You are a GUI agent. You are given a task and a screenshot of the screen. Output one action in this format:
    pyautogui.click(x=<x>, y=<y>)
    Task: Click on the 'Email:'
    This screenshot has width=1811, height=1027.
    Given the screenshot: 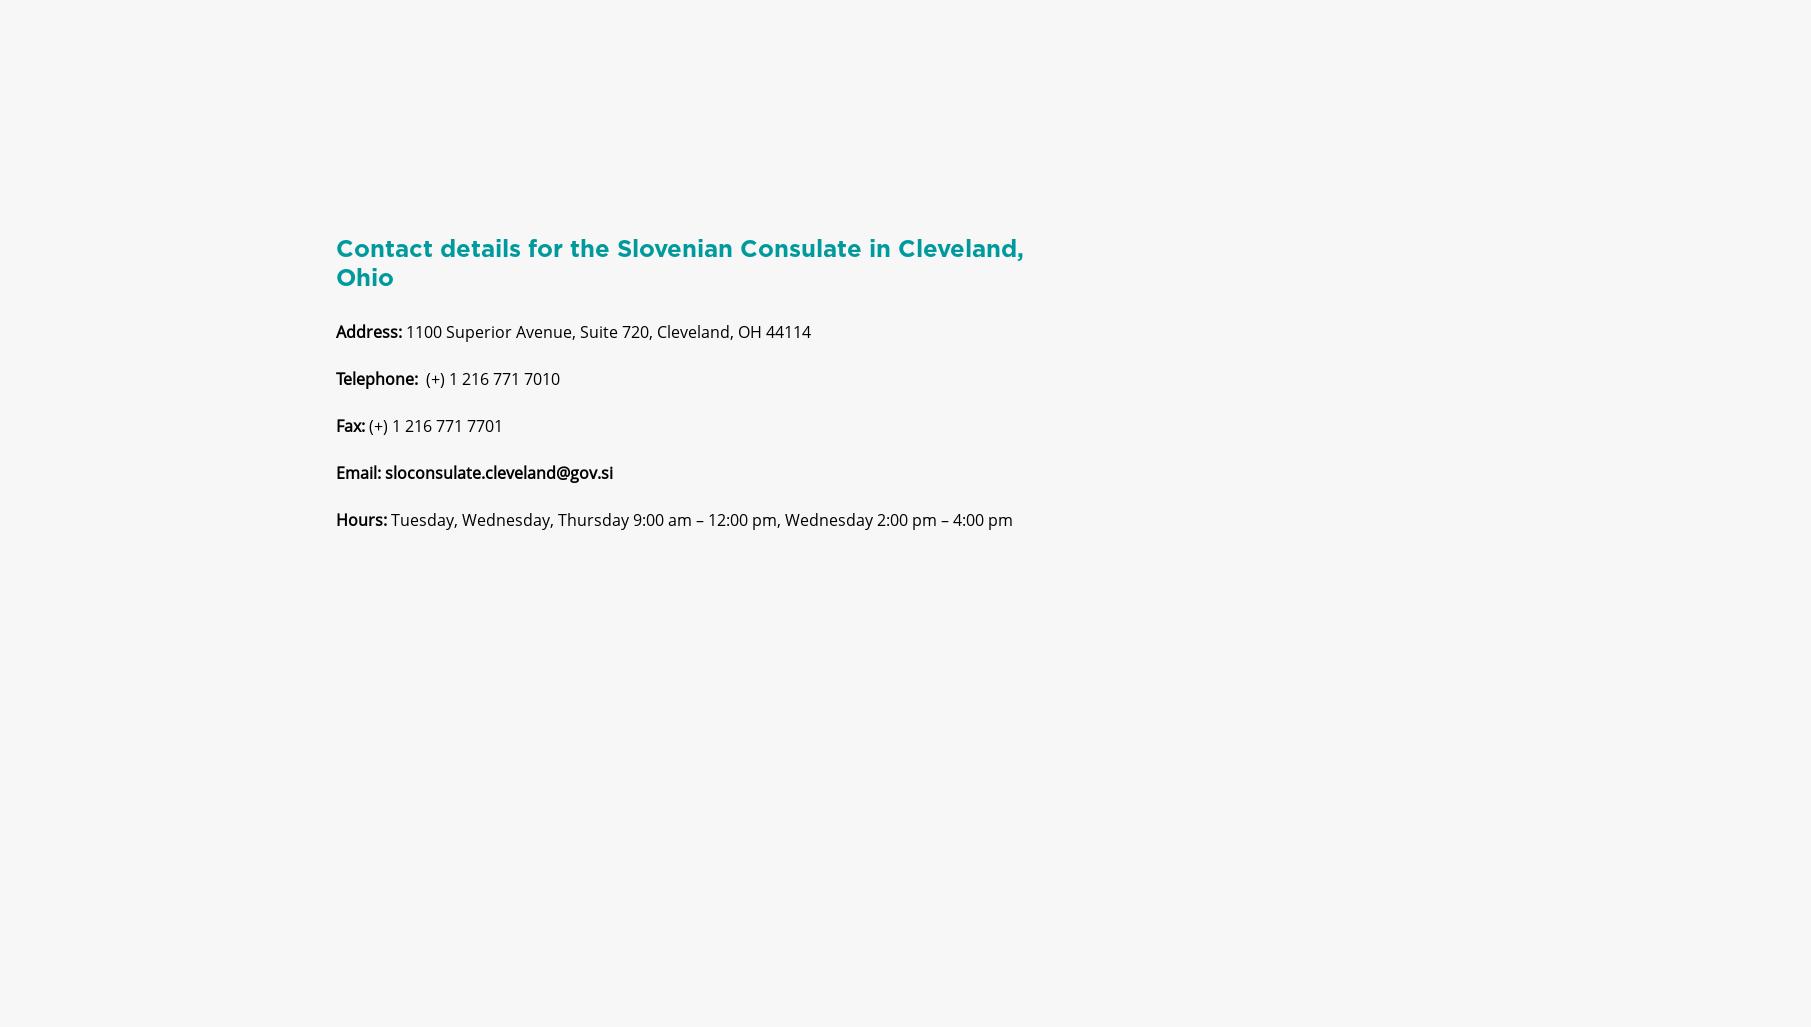 What is the action you would take?
    pyautogui.click(x=356, y=489)
    